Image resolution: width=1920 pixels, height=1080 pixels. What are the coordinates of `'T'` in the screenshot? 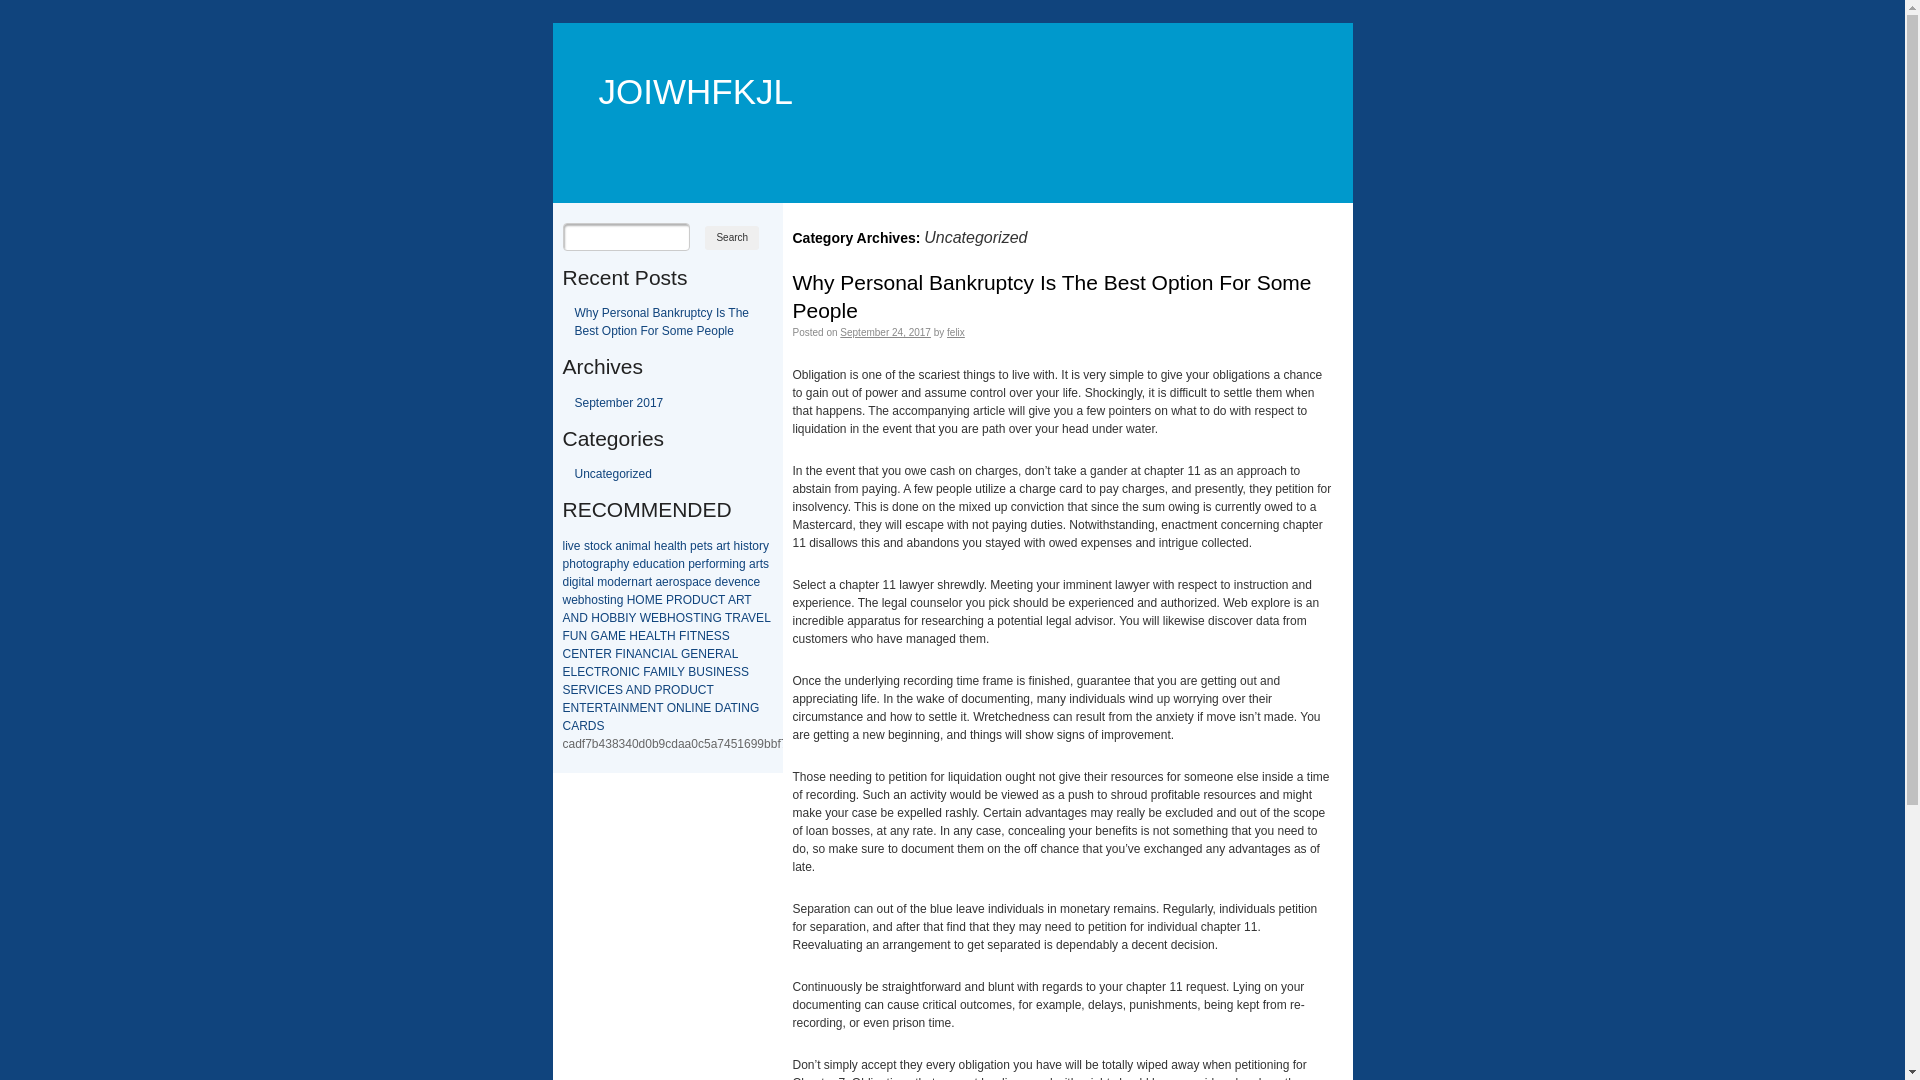 It's located at (720, 599).